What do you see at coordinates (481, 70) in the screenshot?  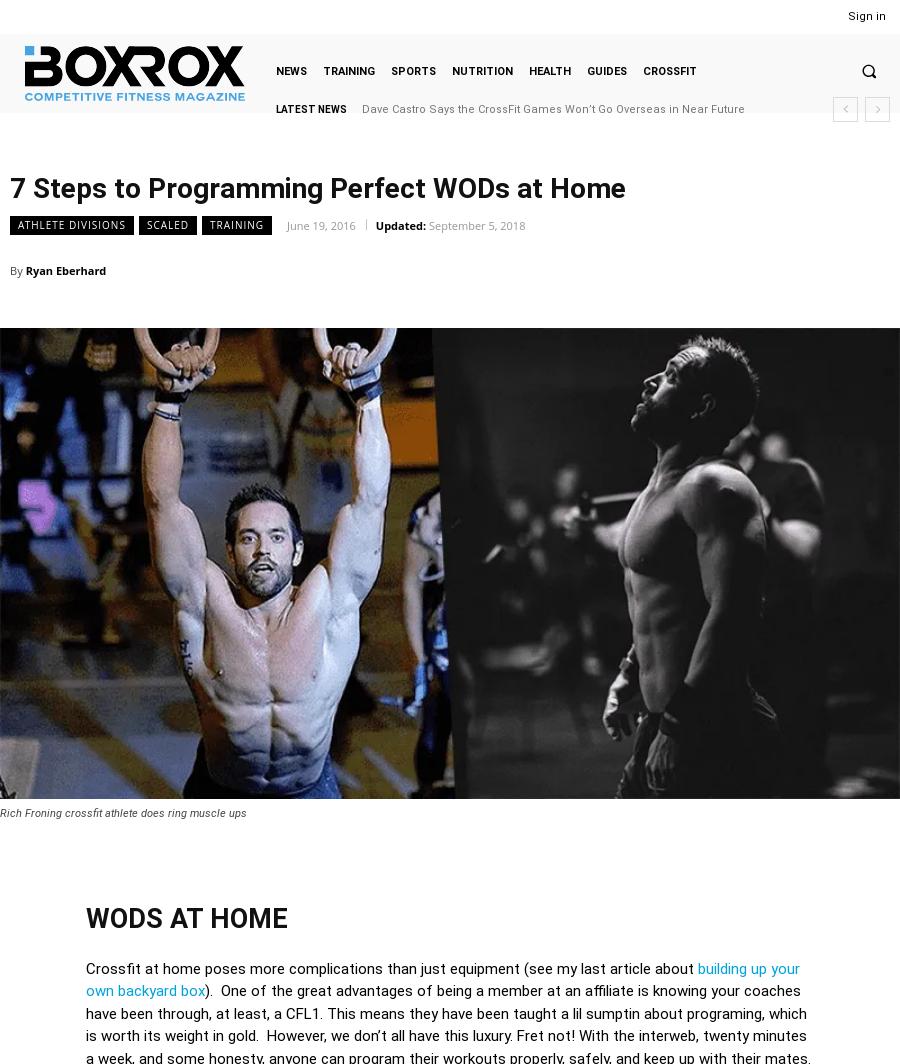 I see `'Nutrition'` at bounding box center [481, 70].